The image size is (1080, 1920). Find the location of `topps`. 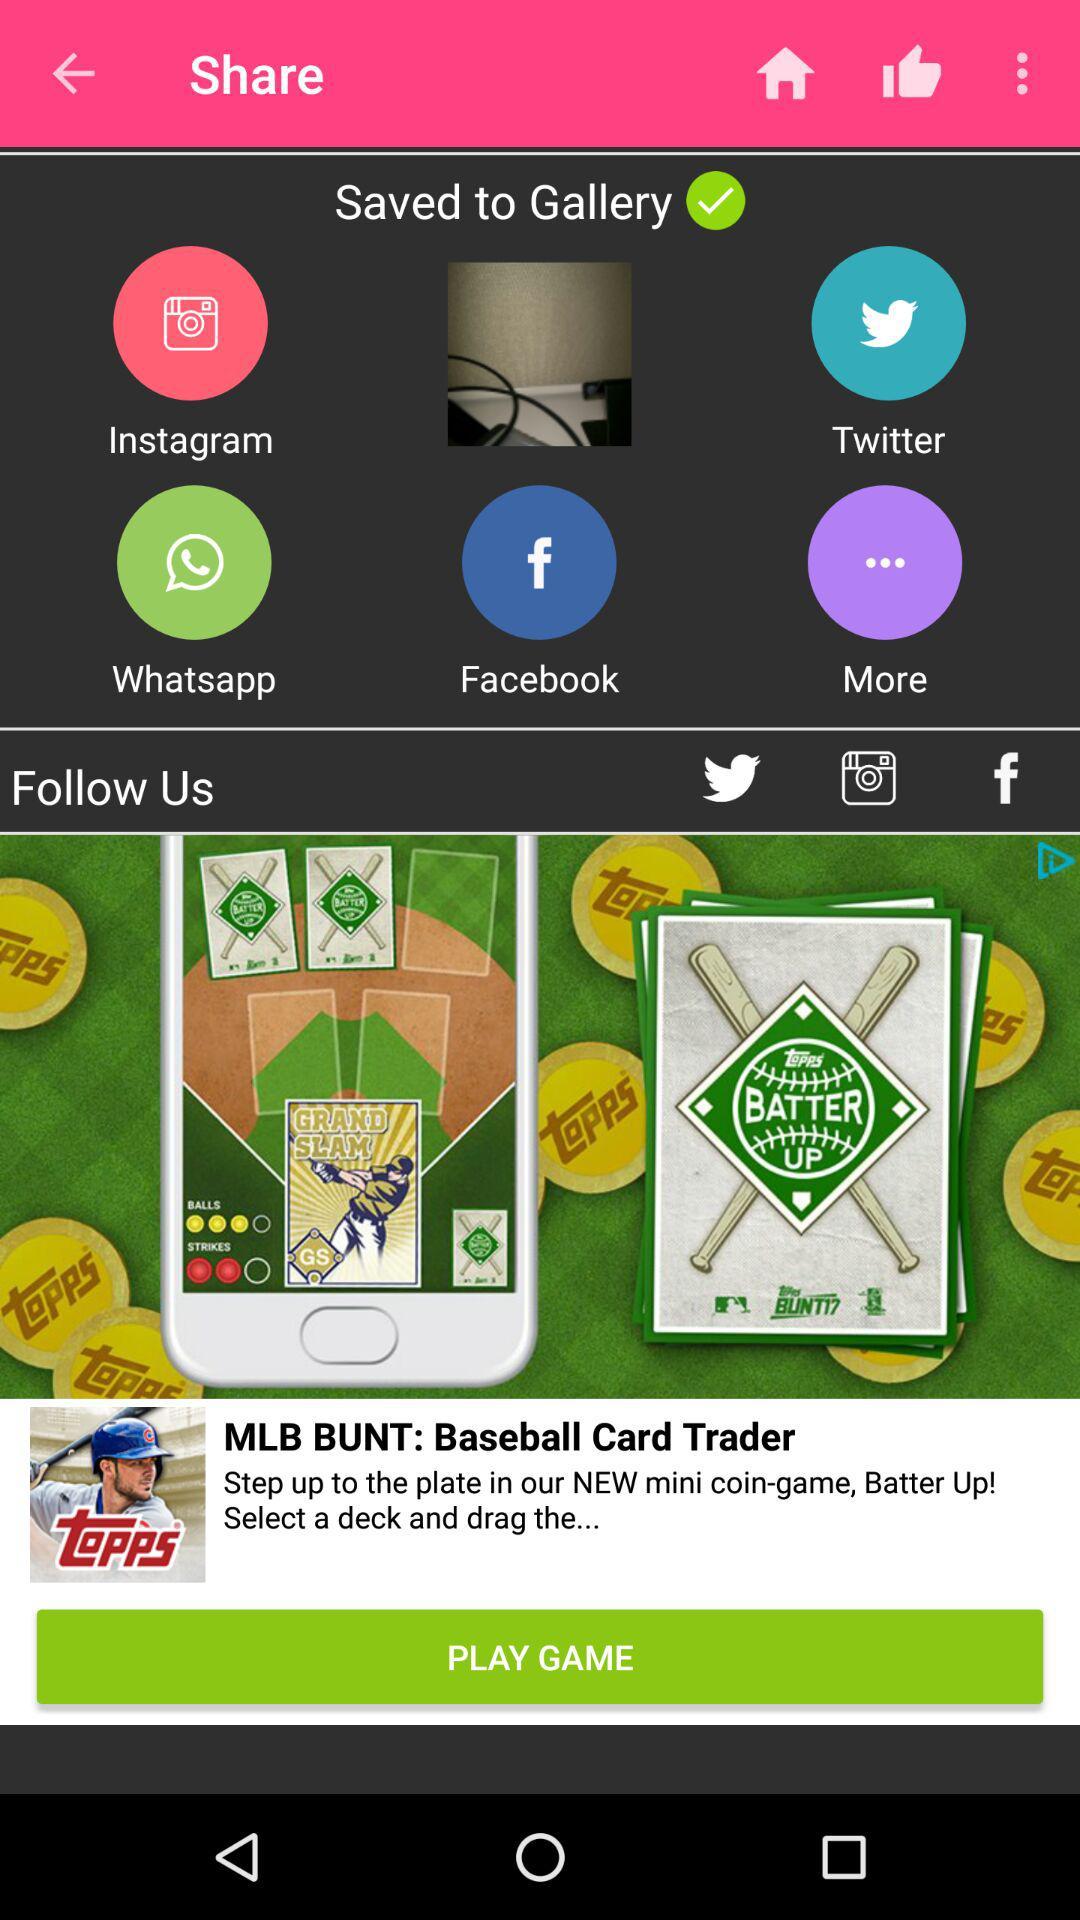

topps is located at coordinates (118, 1498).